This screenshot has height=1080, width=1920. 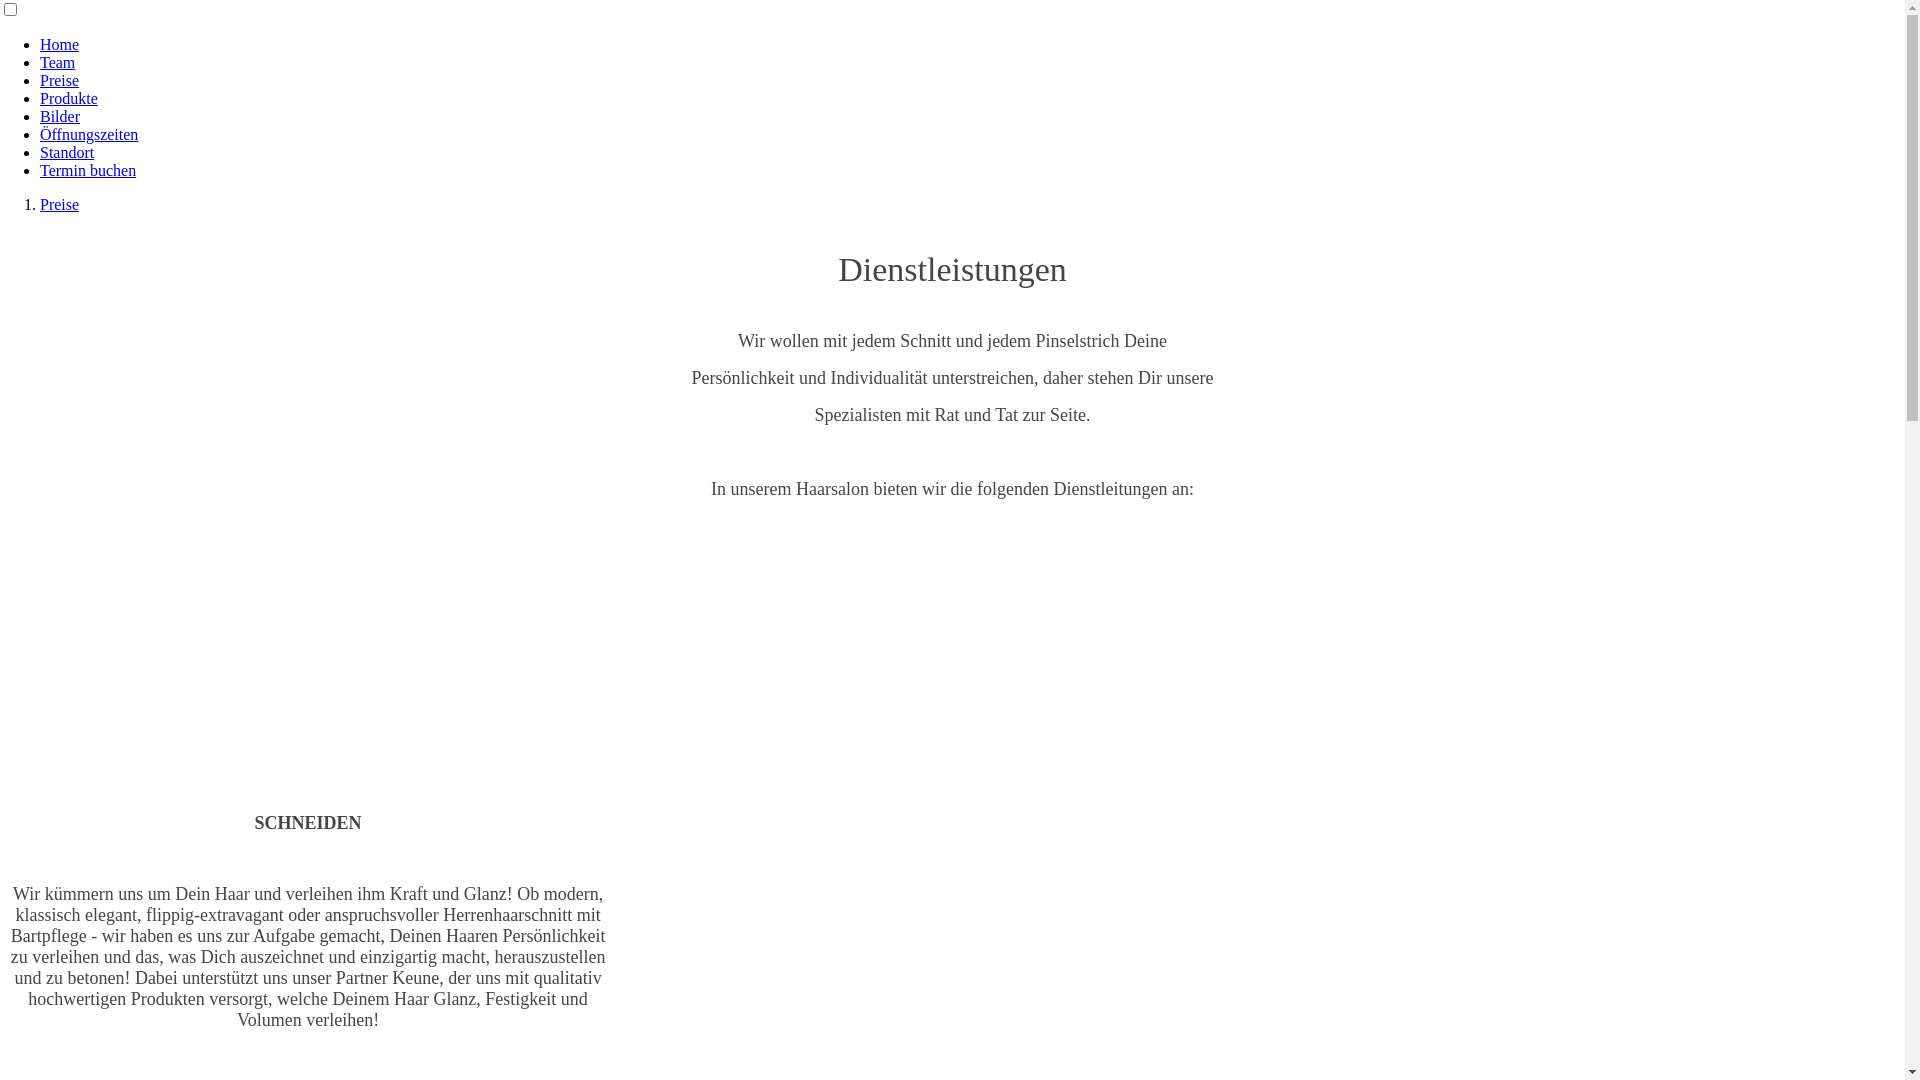 What do you see at coordinates (68, 98) in the screenshot?
I see `'Produkte'` at bounding box center [68, 98].